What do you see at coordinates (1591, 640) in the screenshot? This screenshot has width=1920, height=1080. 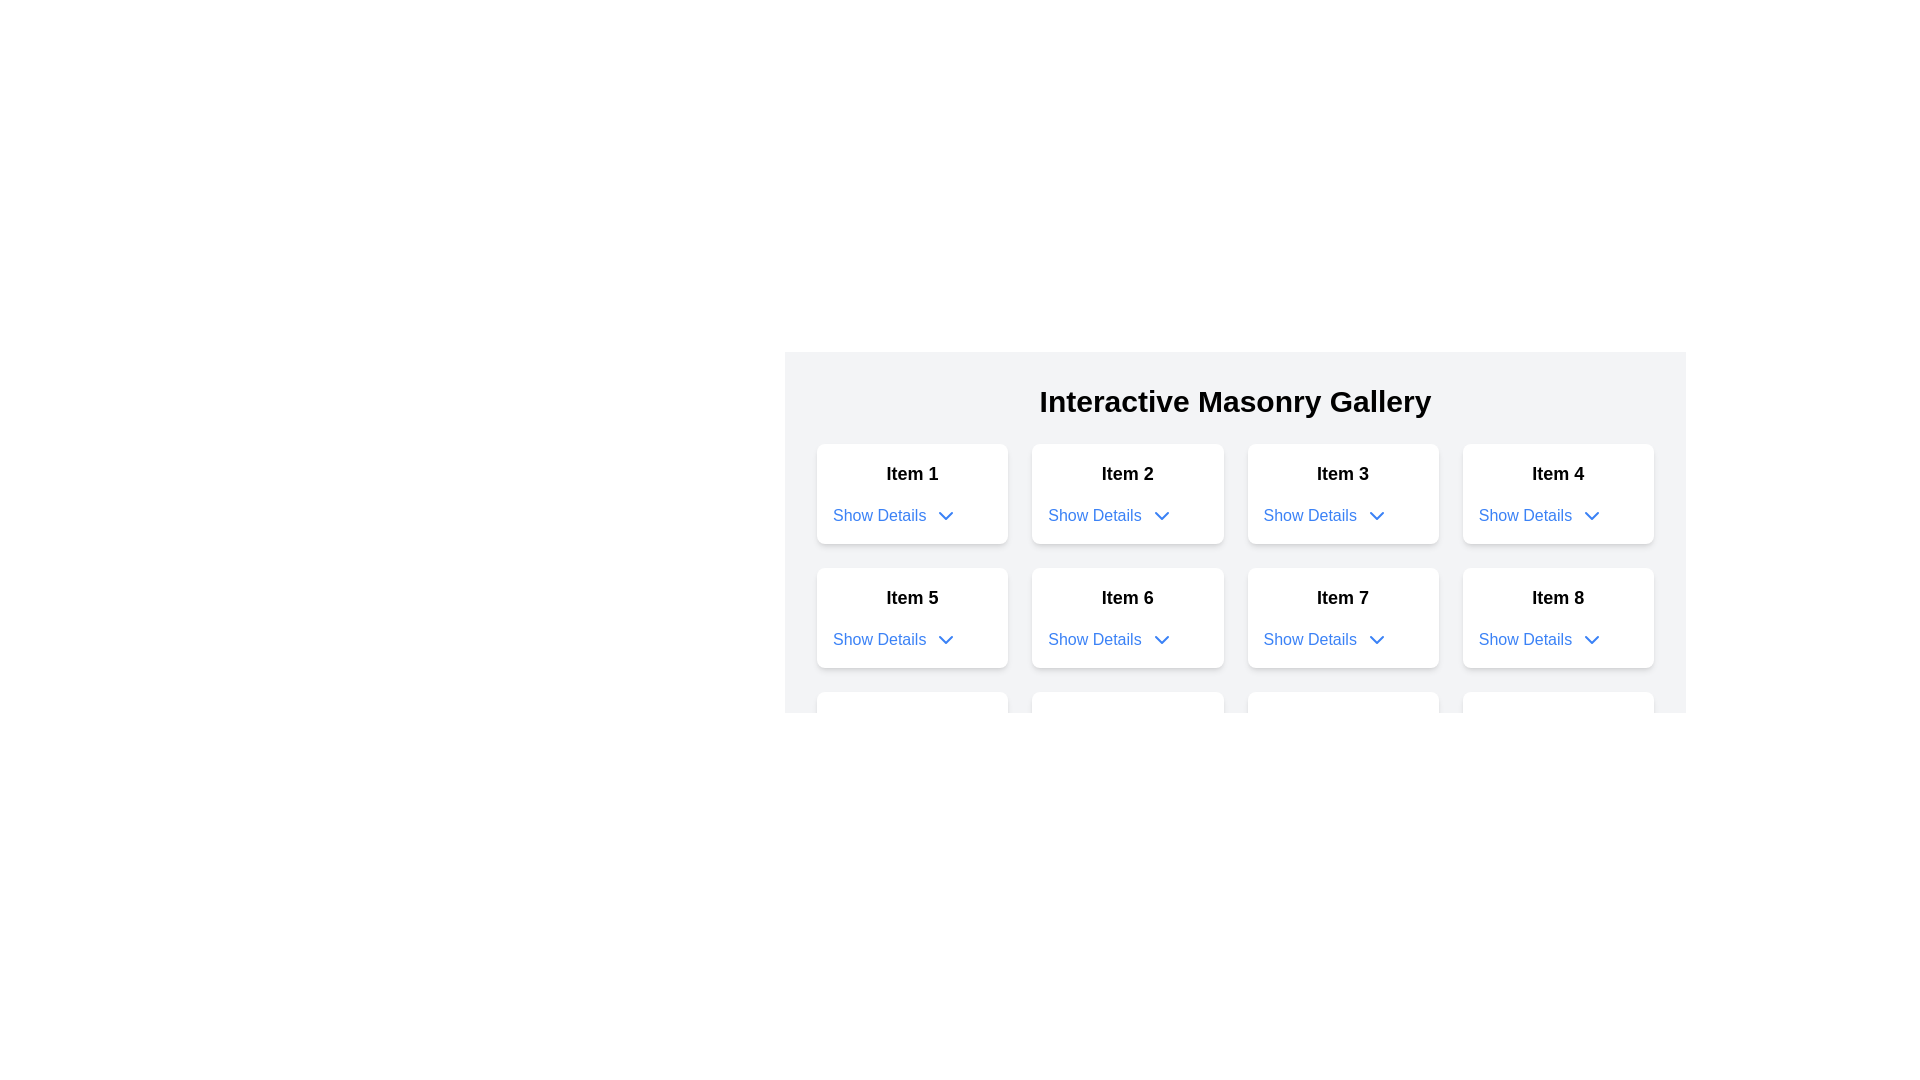 I see `the Chevron Down Icon next to the 'Show Details' text in the 'Item 8' section` at bounding box center [1591, 640].